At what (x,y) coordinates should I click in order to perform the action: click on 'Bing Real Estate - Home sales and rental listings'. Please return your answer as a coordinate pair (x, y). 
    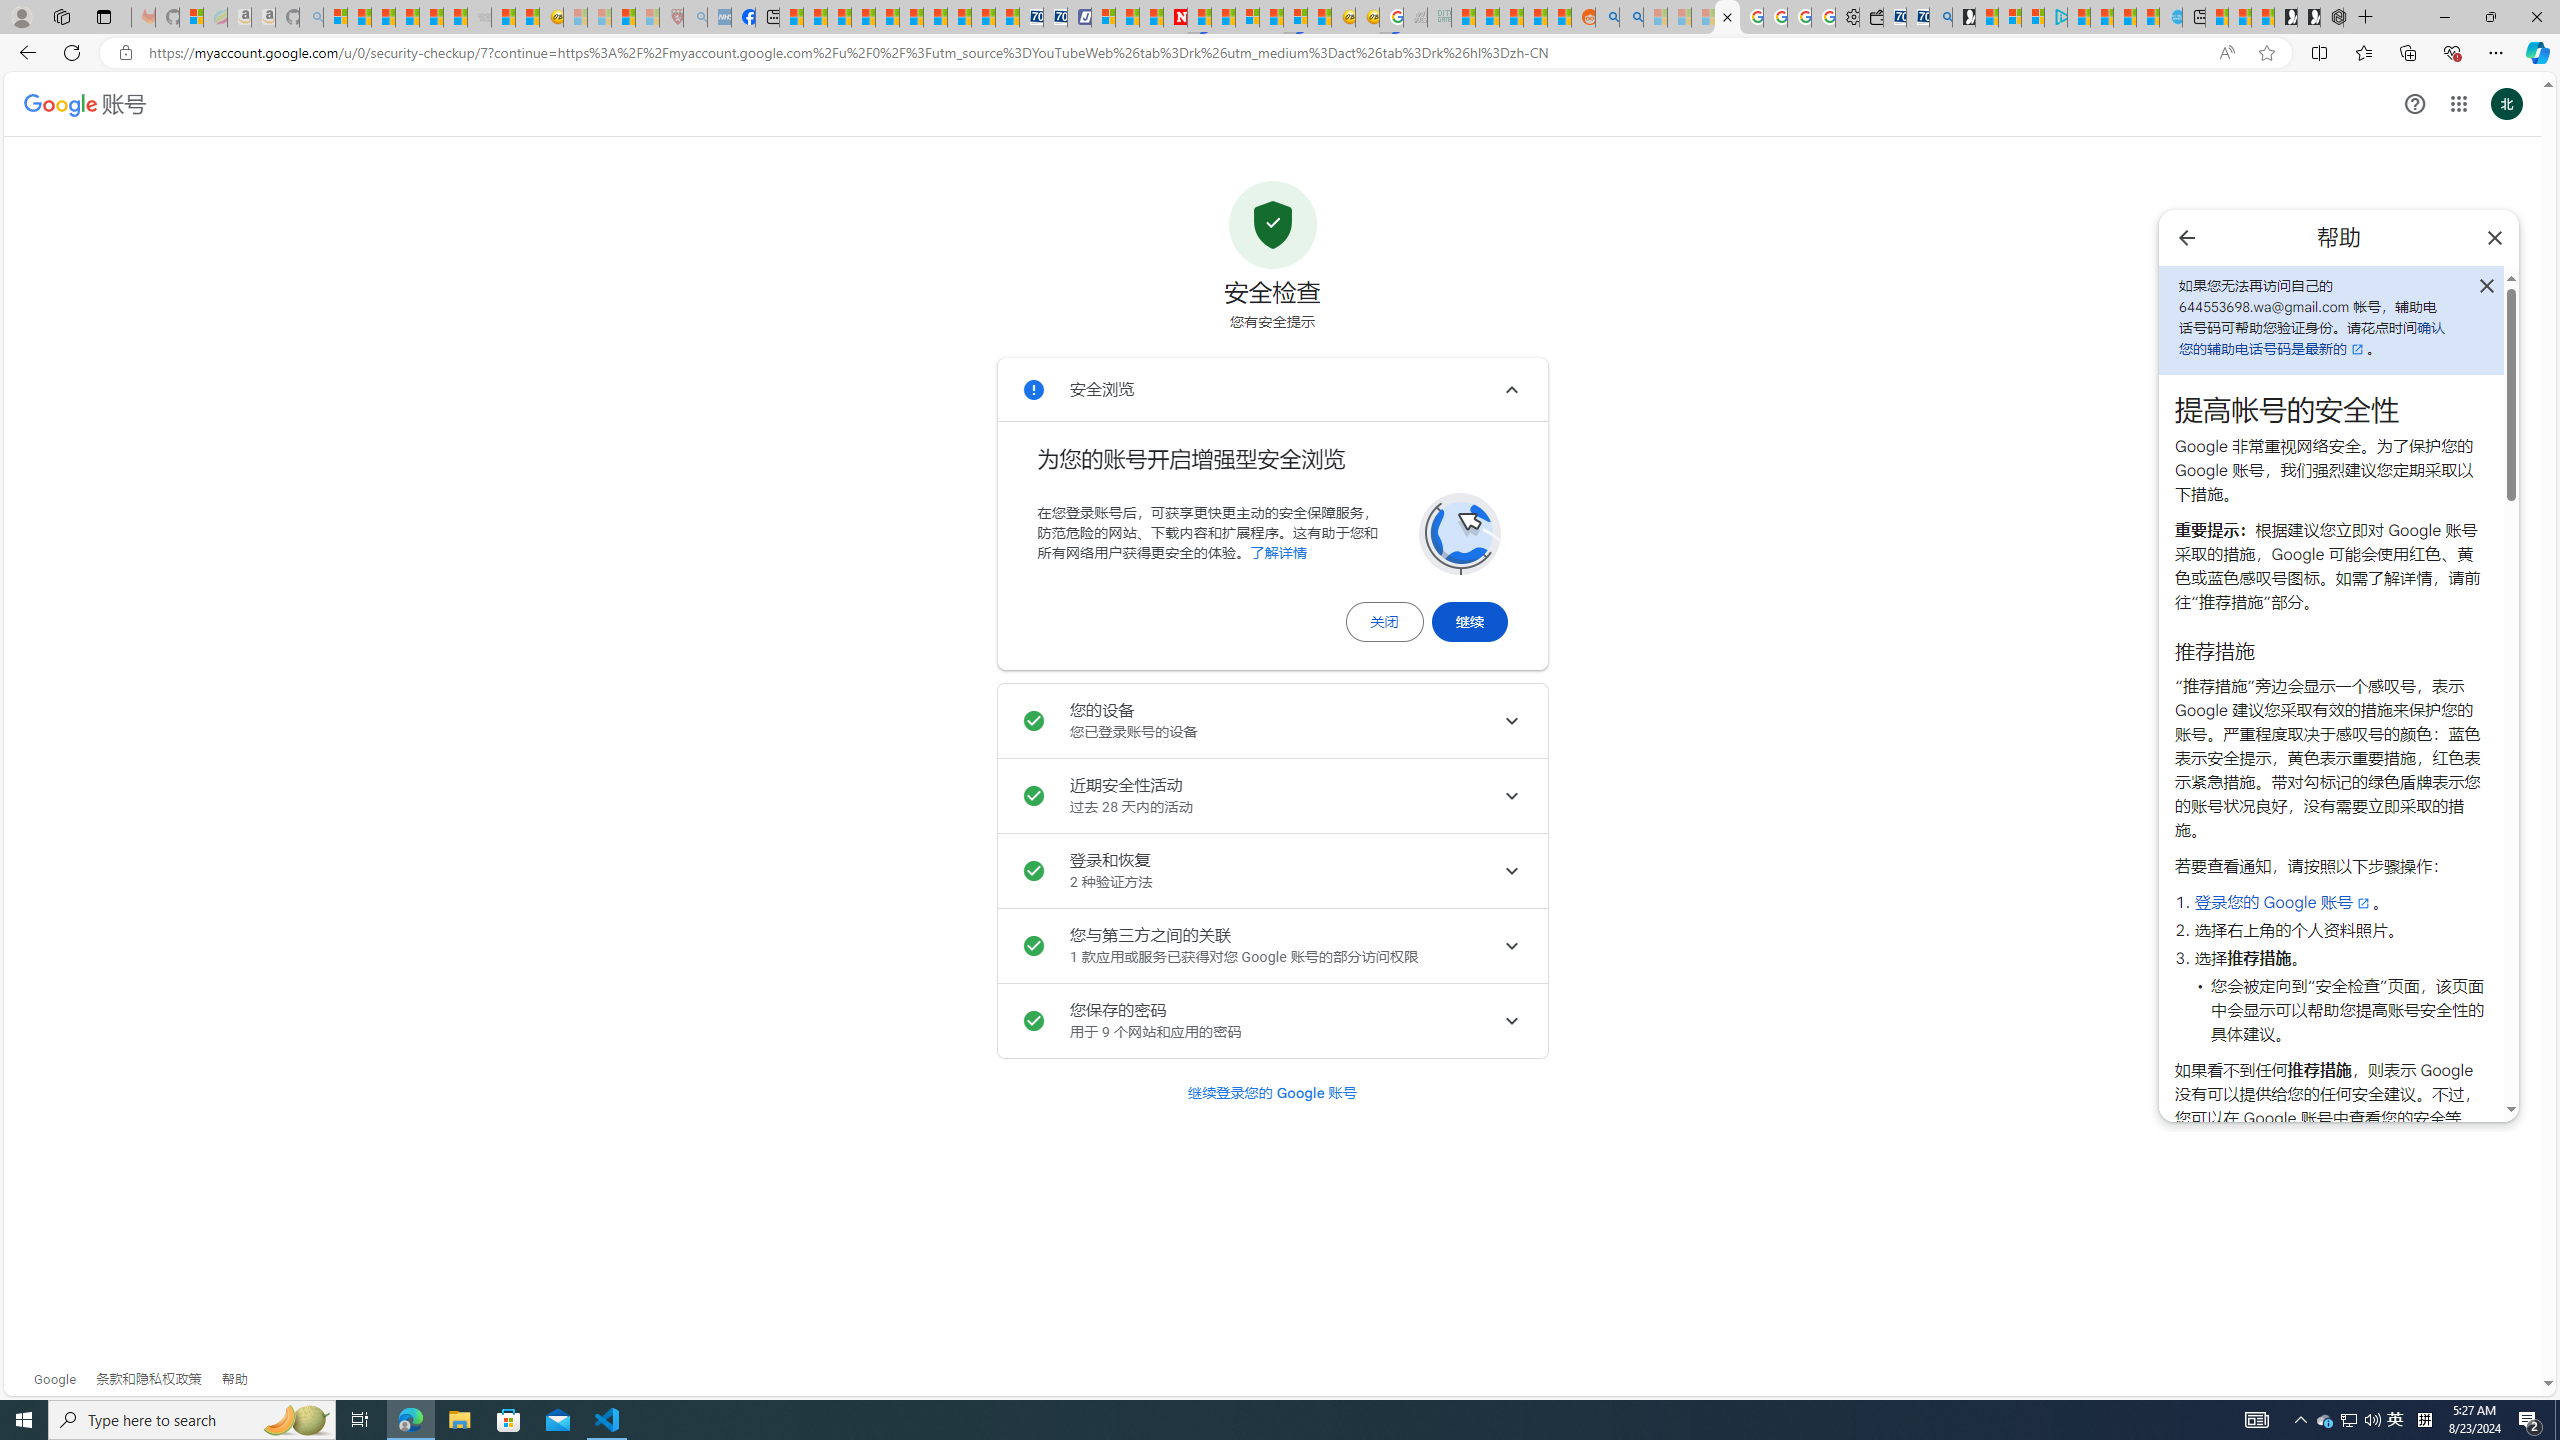
    Looking at the image, I should click on (1940, 16).